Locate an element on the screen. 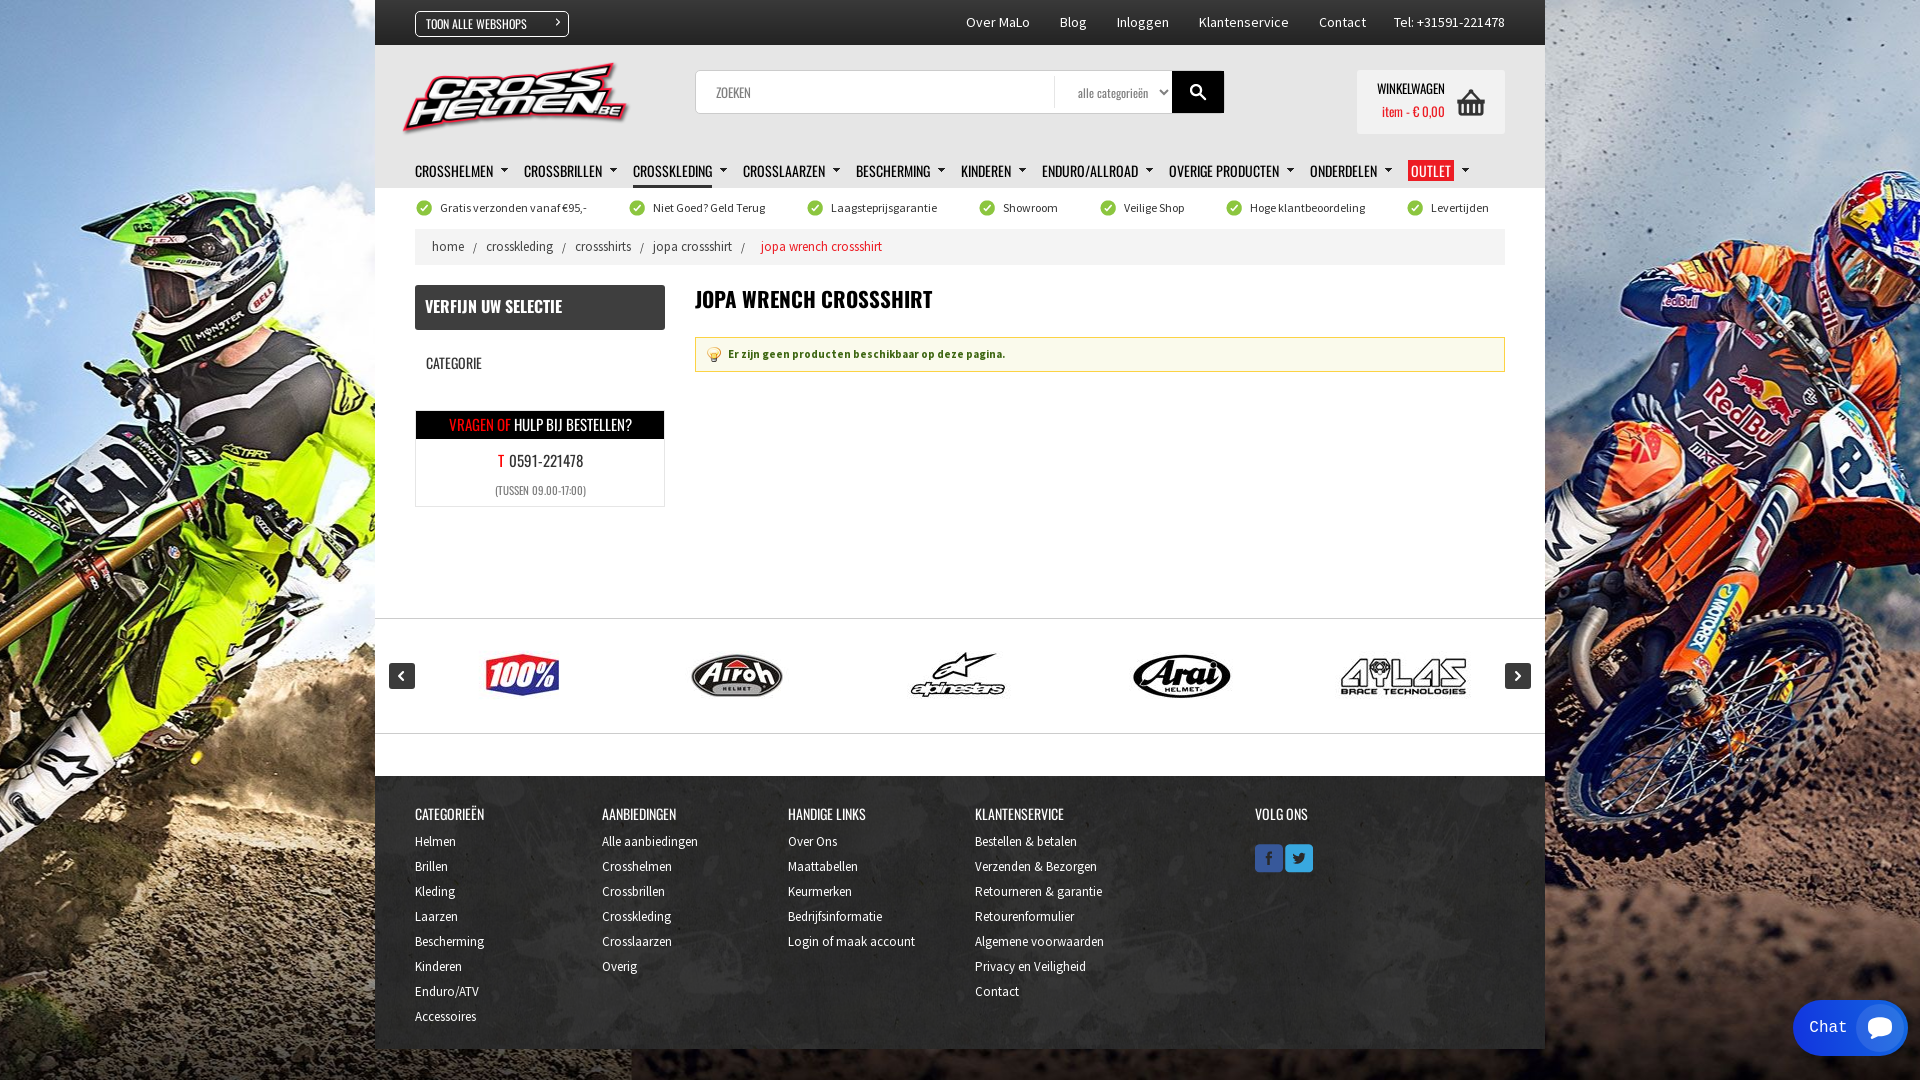  'ENDURO/ALLROAD' is located at coordinates (1096, 169).